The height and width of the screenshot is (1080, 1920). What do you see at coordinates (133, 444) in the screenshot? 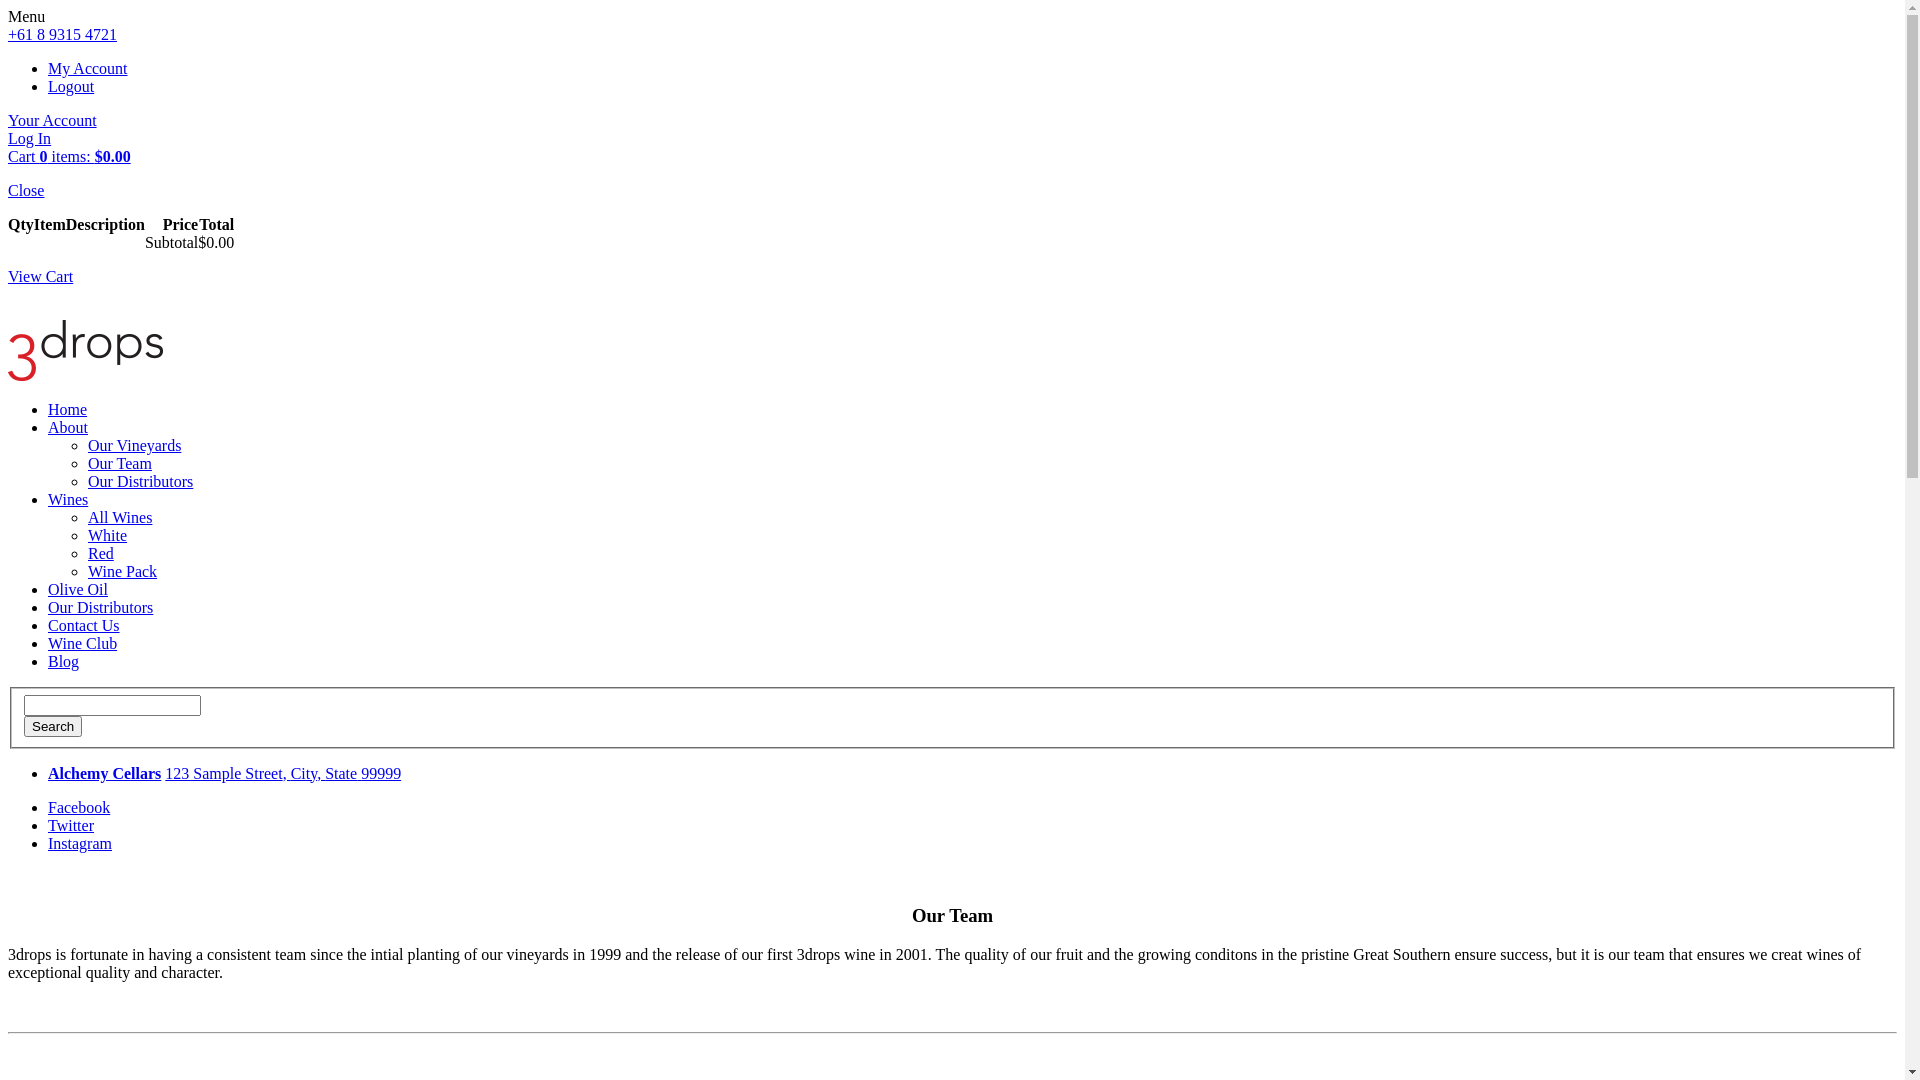
I see `'Our Vineyards'` at bounding box center [133, 444].